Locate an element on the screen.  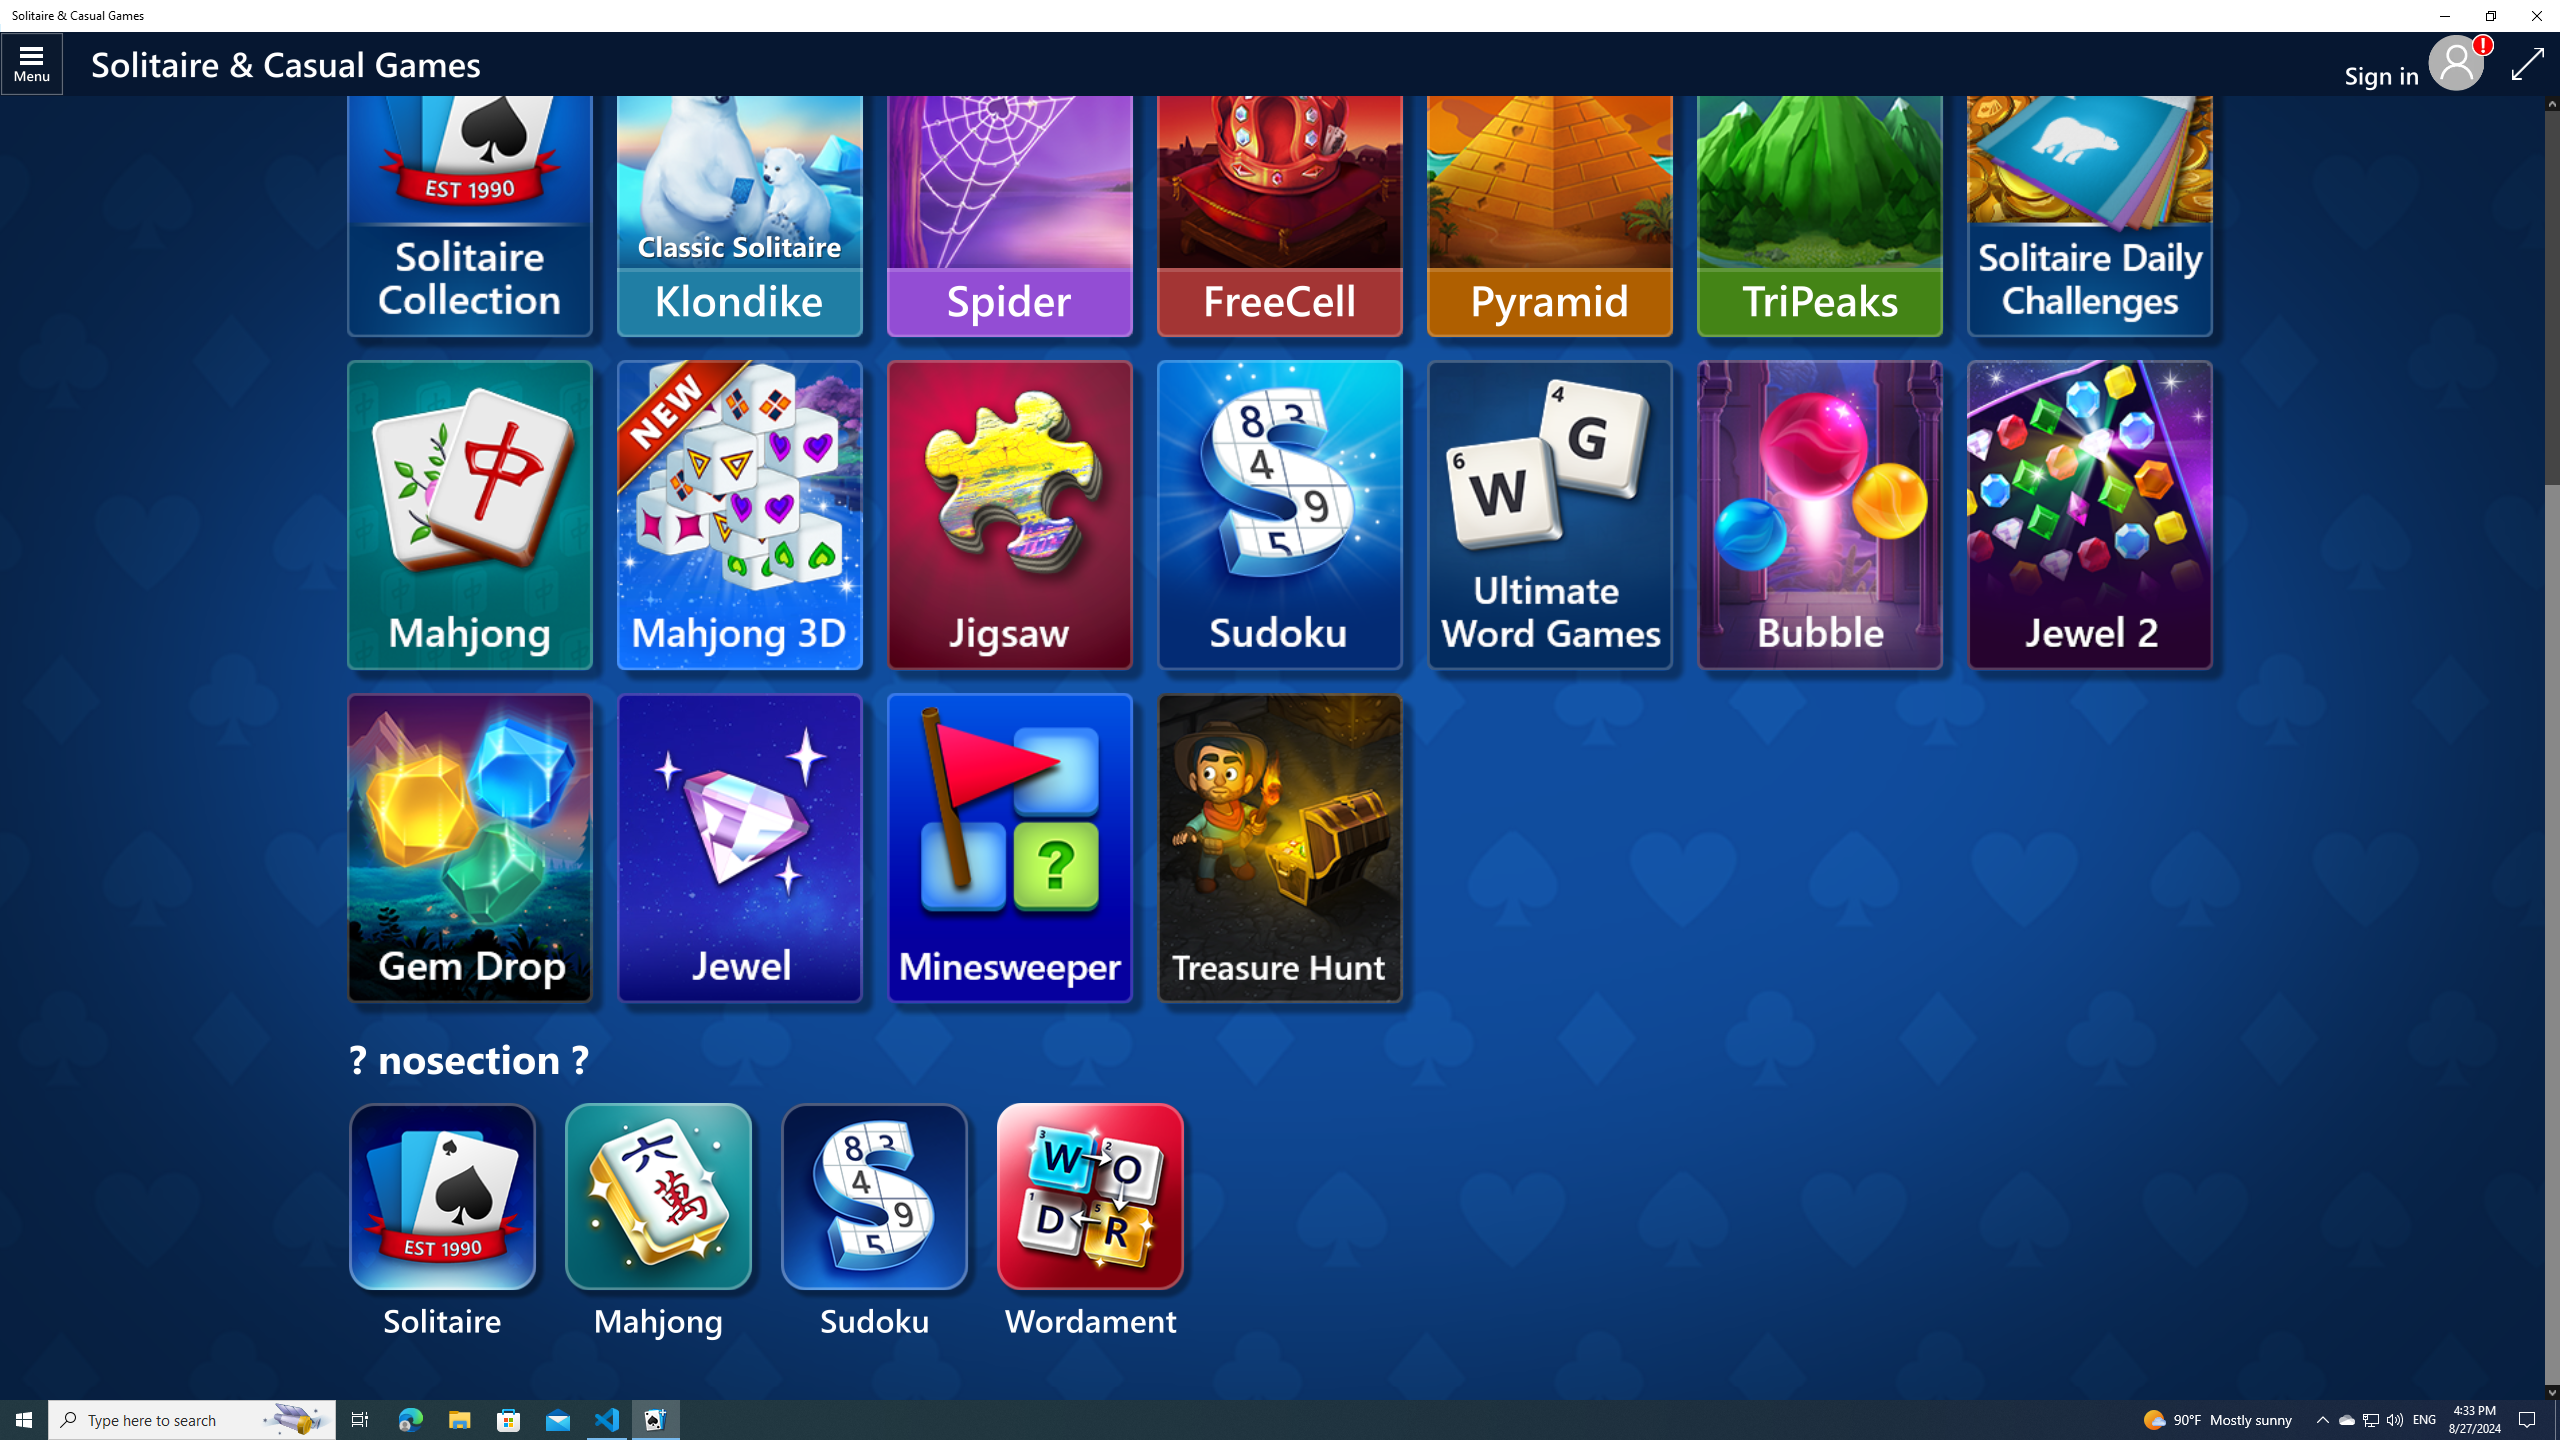
'Microsoft Bubble' is located at coordinates (1819, 513).